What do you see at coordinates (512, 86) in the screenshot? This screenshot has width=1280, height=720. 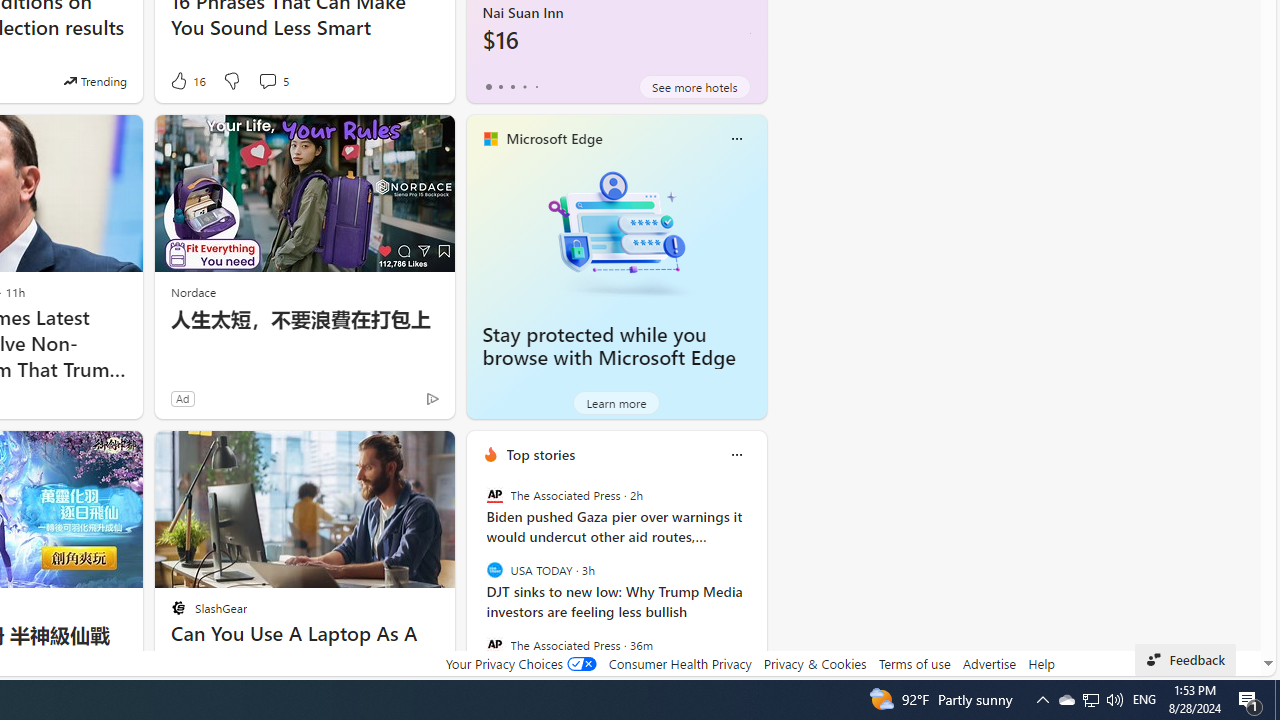 I see `'tab-2'` at bounding box center [512, 86].